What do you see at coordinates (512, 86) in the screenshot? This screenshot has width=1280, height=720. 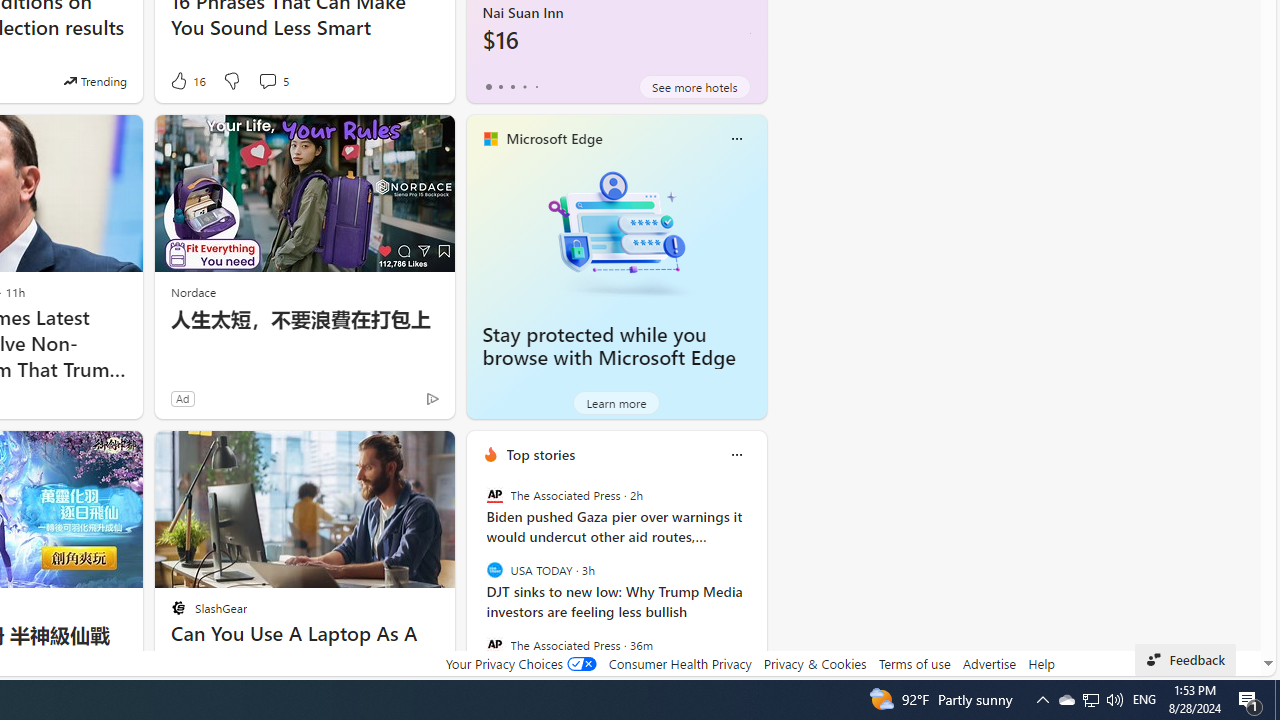 I see `'tab-2'` at bounding box center [512, 86].